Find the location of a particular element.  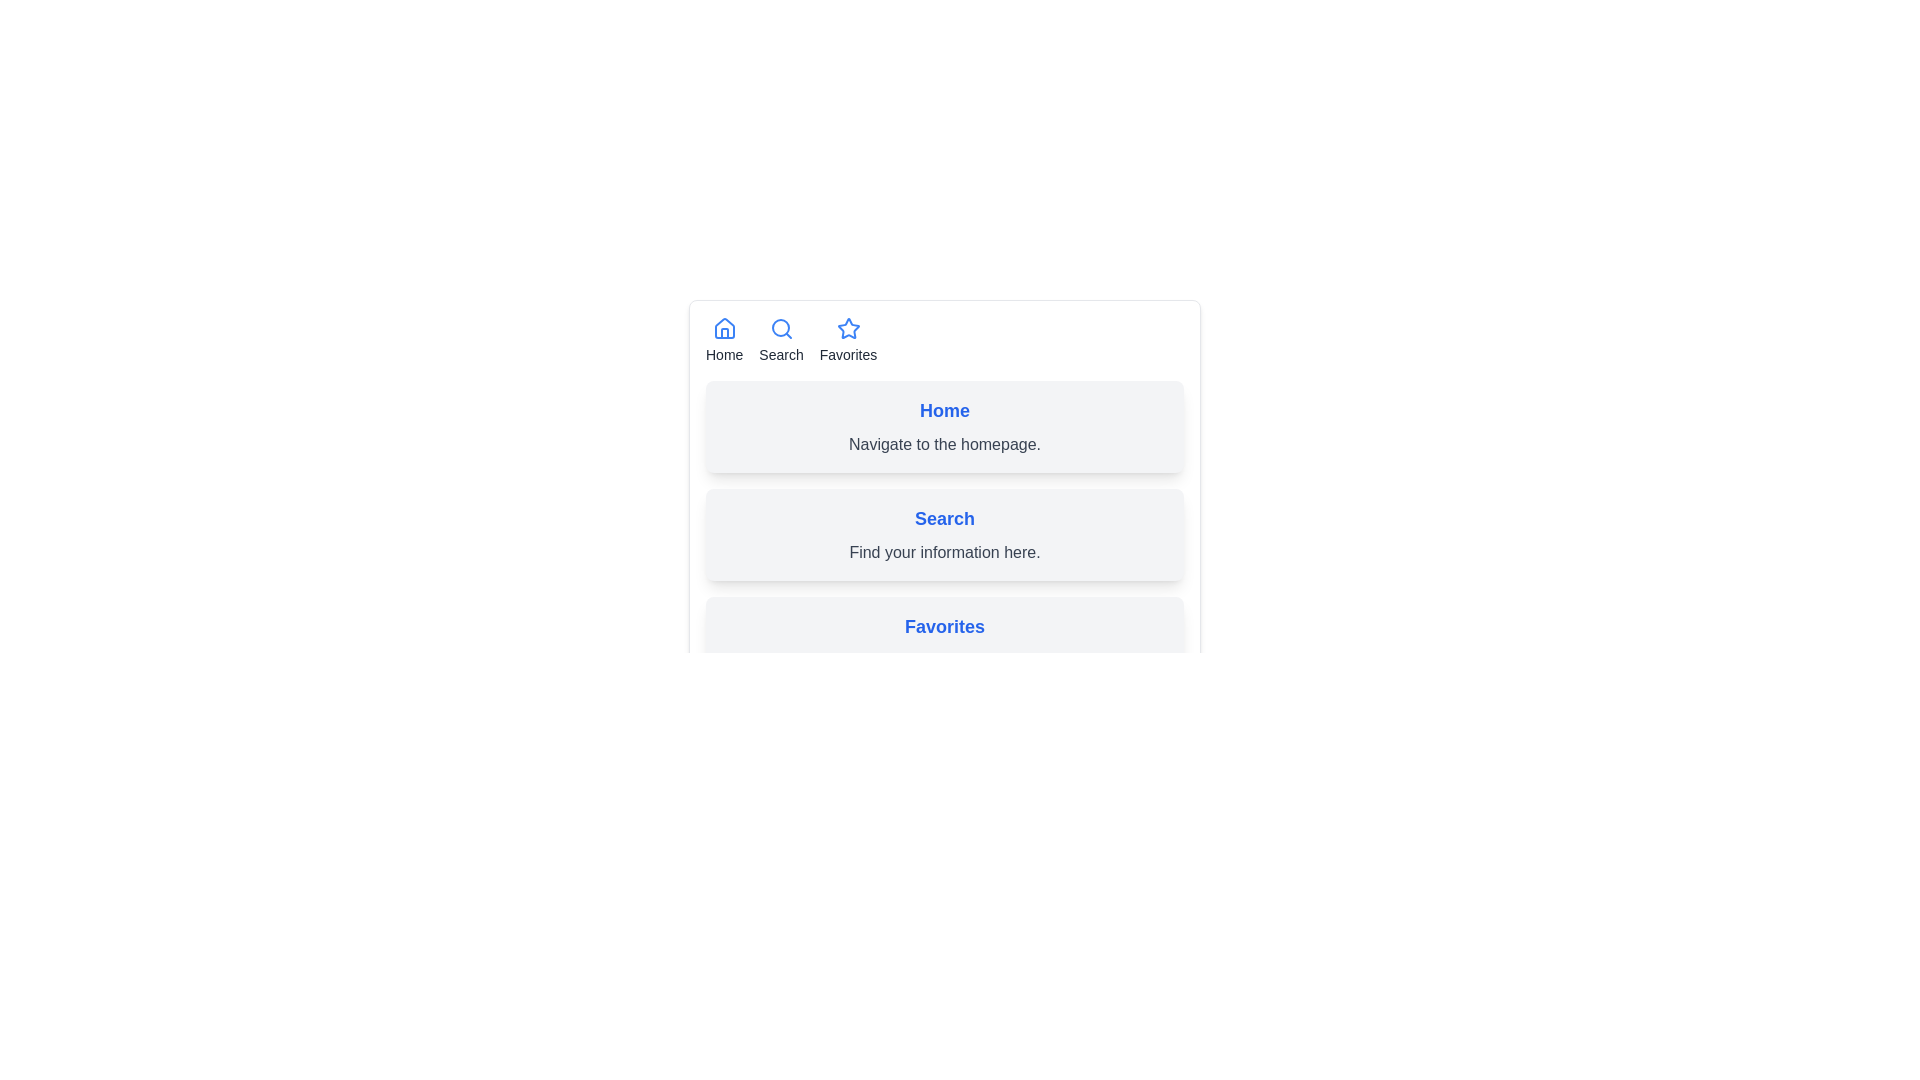

text content of the 'Favorites' label, which is a bold blue text displayed in a card-like area with rounded corners and a light gray background is located at coordinates (944, 626).